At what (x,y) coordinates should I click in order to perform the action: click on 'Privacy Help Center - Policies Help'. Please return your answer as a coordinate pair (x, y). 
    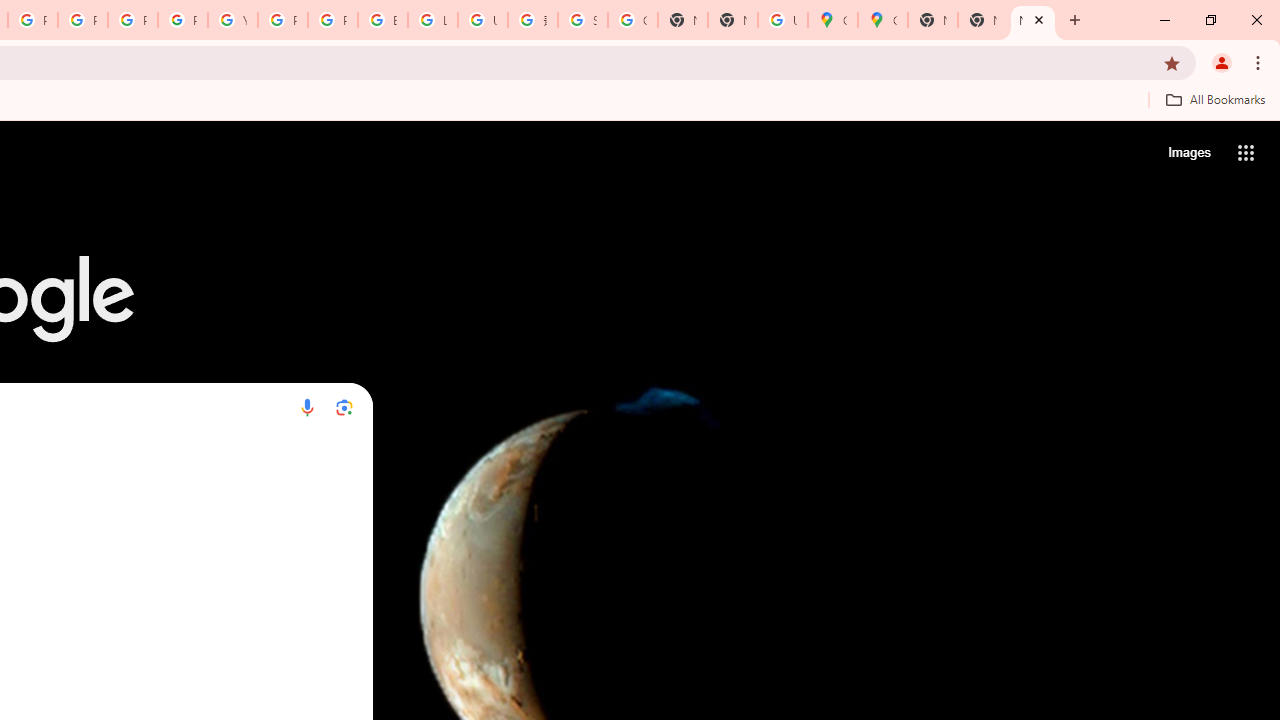
    Looking at the image, I should click on (81, 20).